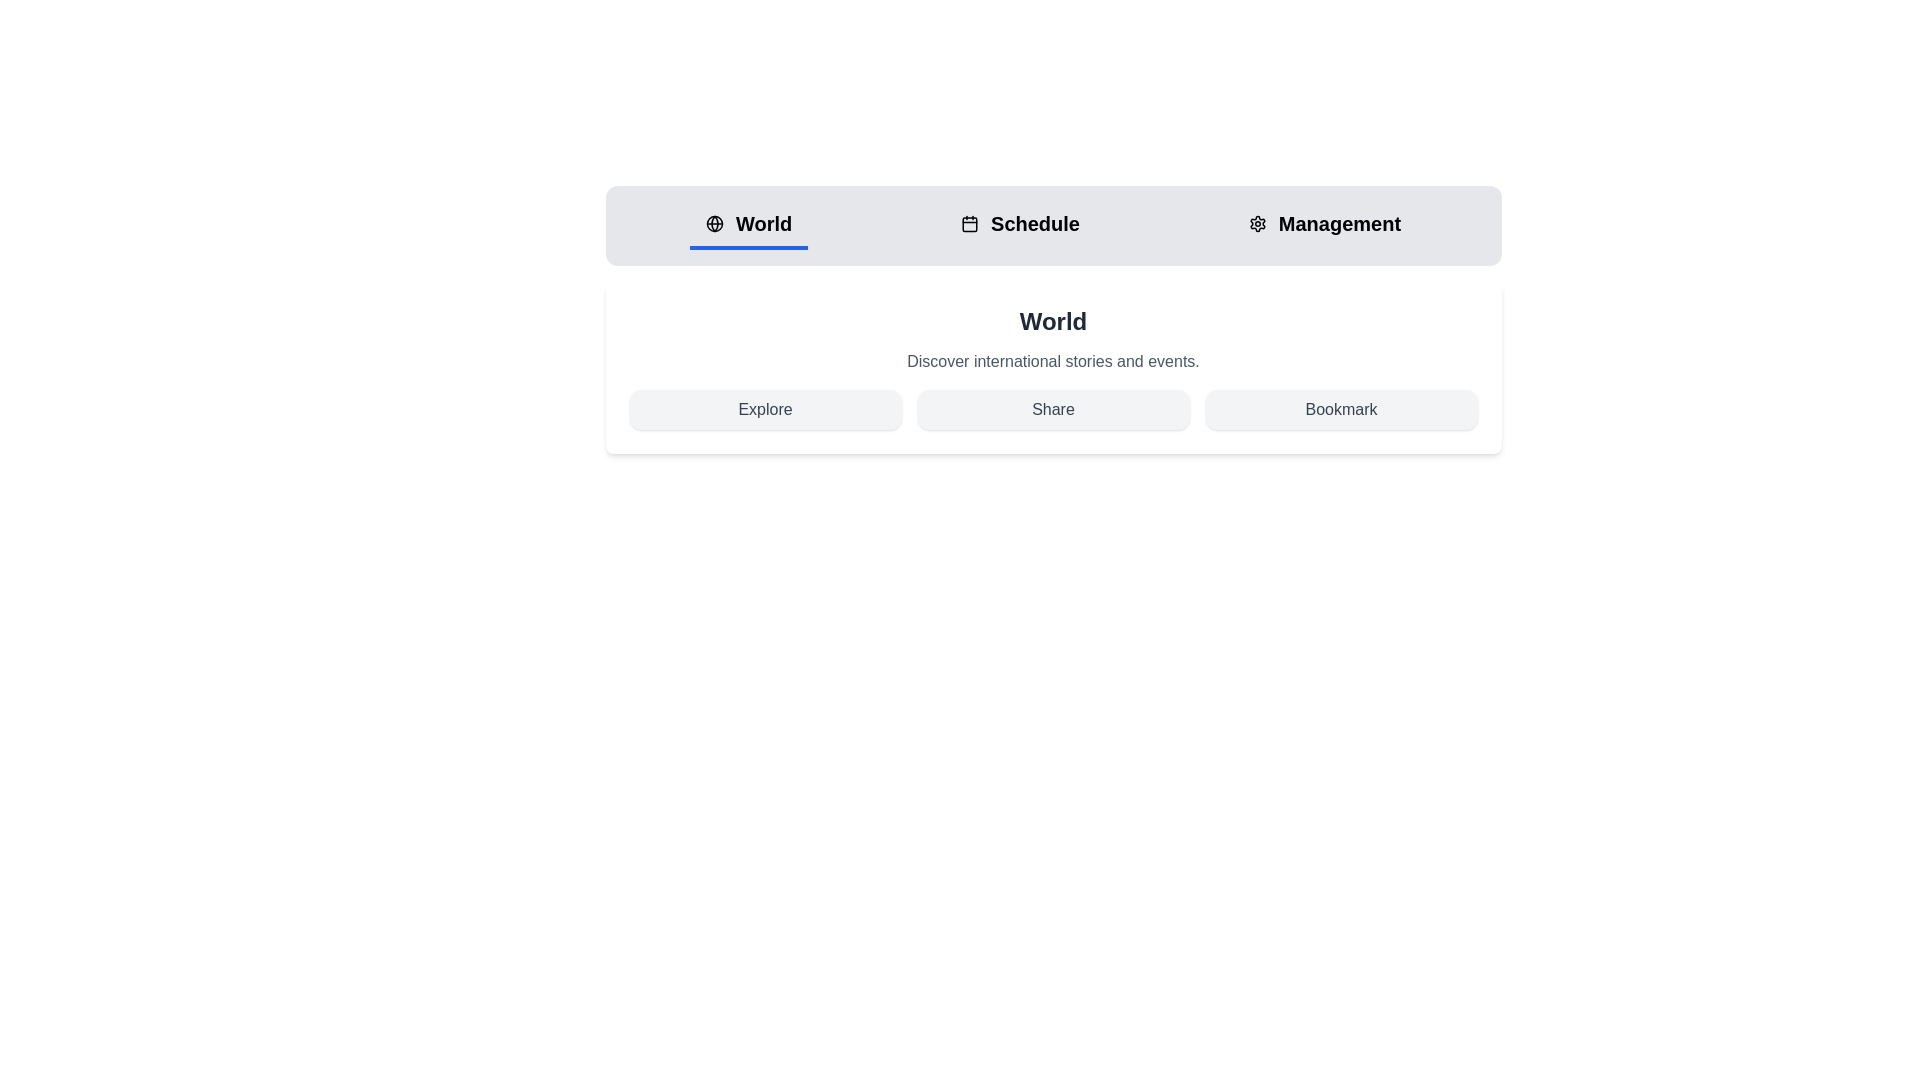 The image size is (1920, 1080). I want to click on the Schedule tab by clicking on it, so click(1020, 225).